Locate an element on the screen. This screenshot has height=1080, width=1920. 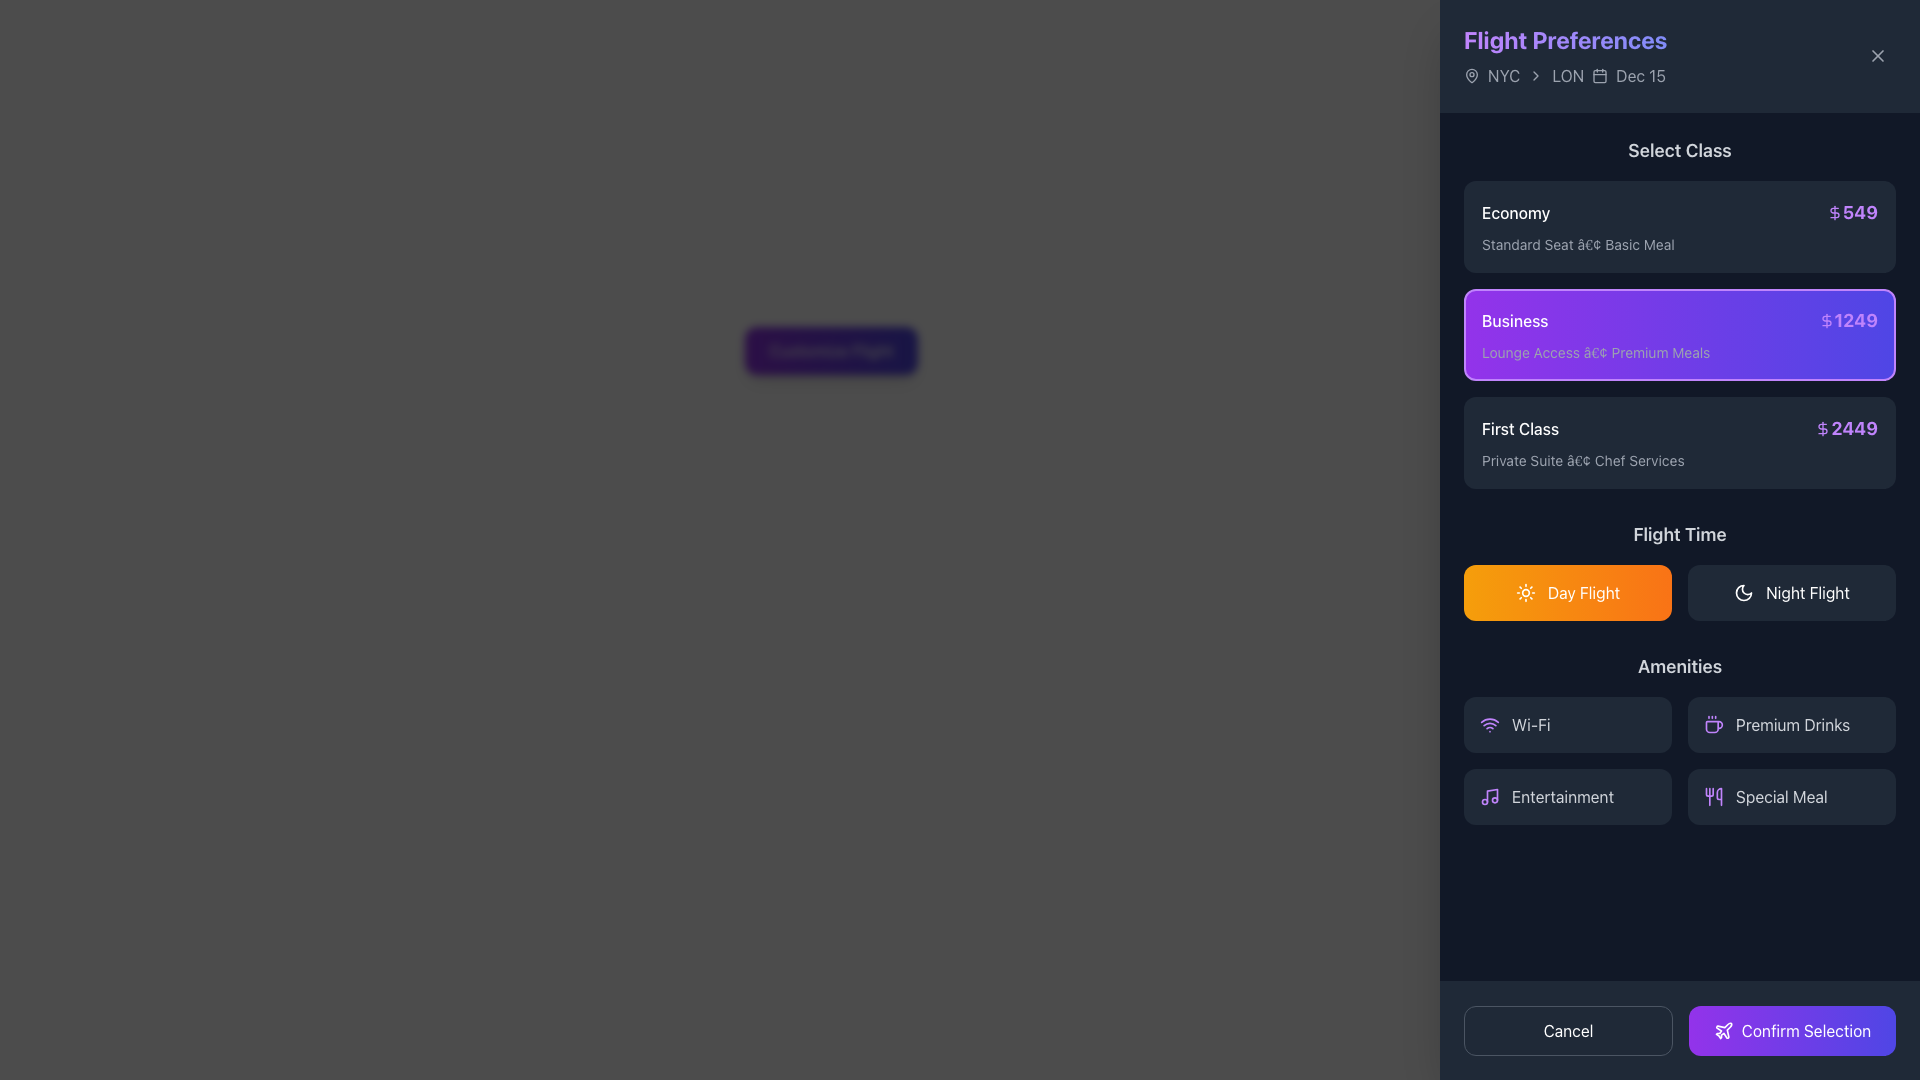
displayed text of the 'Business' class option label located in the 'Select Class' section of the interface, positioned near the top of the right-hand panel is located at coordinates (1515, 319).